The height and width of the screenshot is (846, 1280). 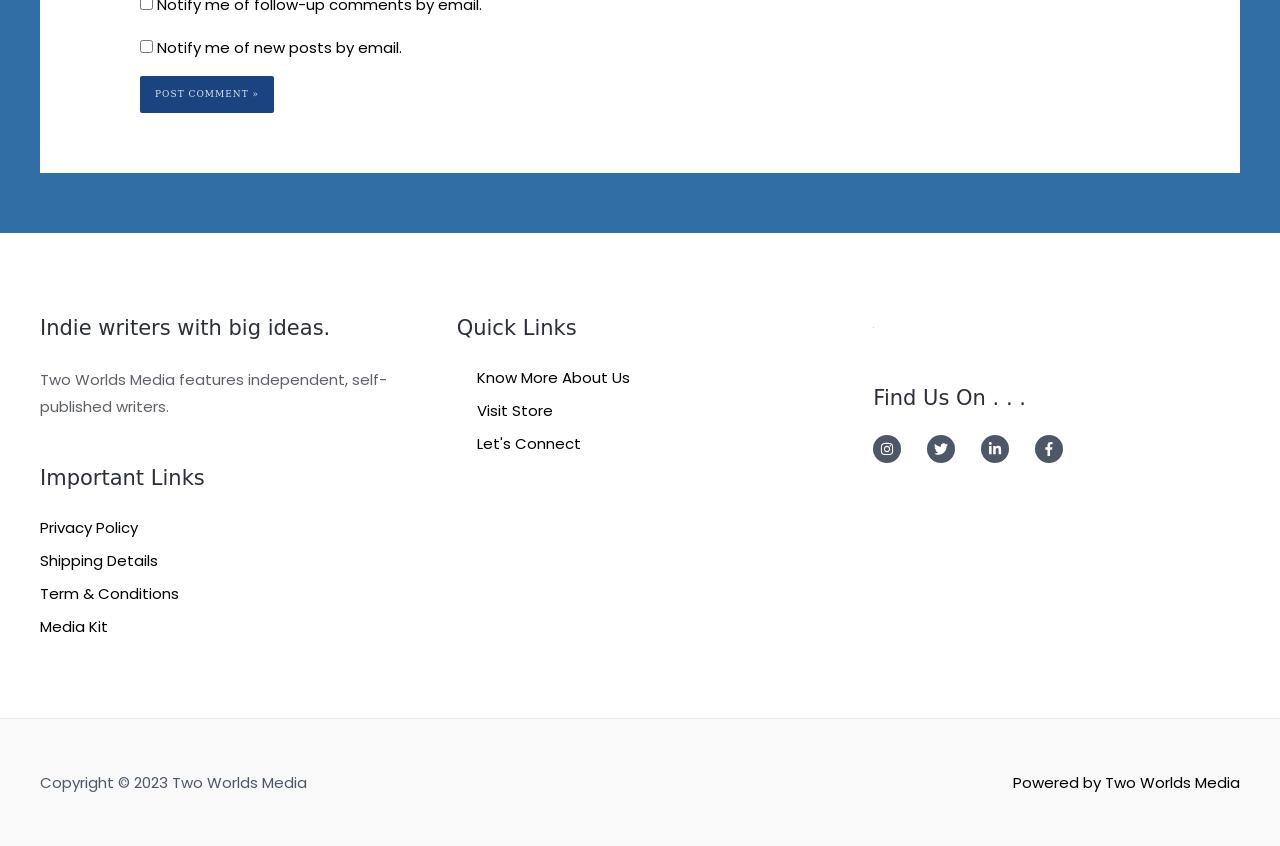 I want to click on 'Powered by Two Worlds Media', so click(x=1126, y=781).